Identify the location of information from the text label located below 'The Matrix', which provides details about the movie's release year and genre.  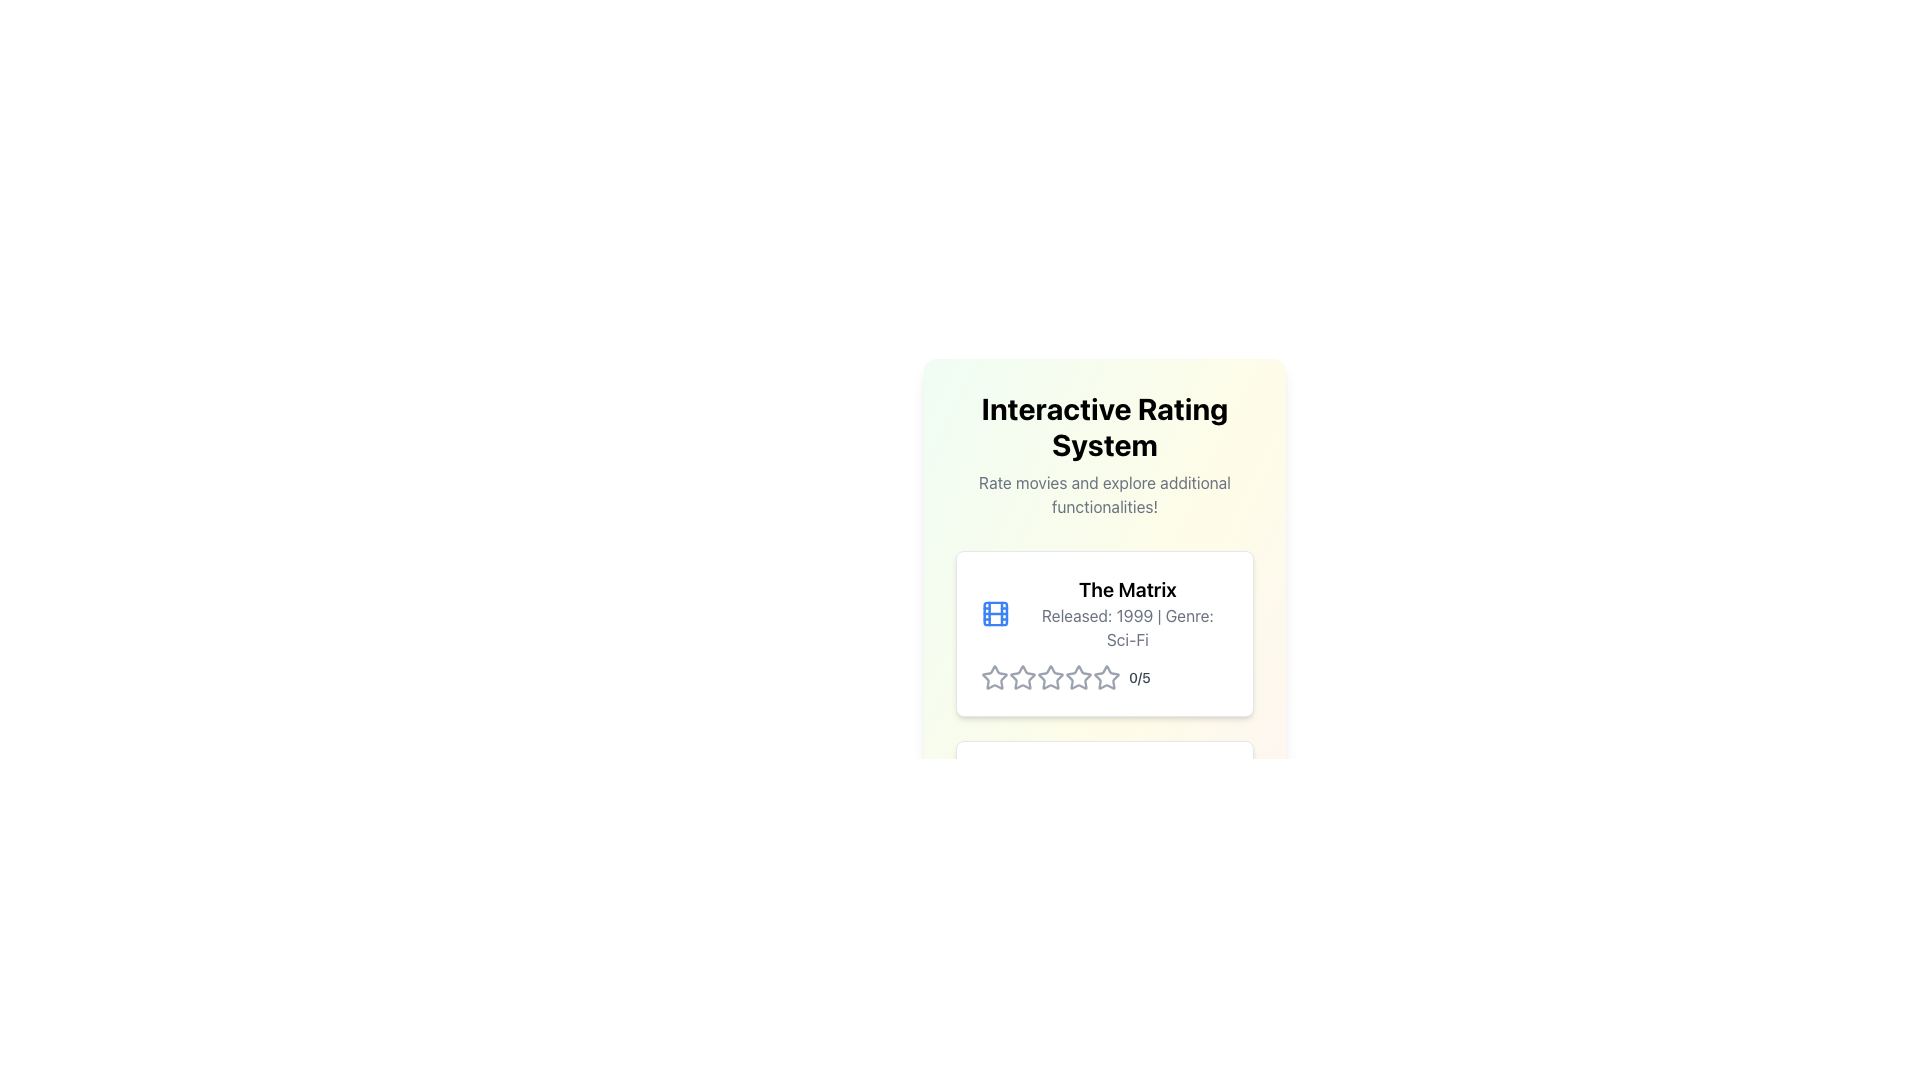
(1127, 627).